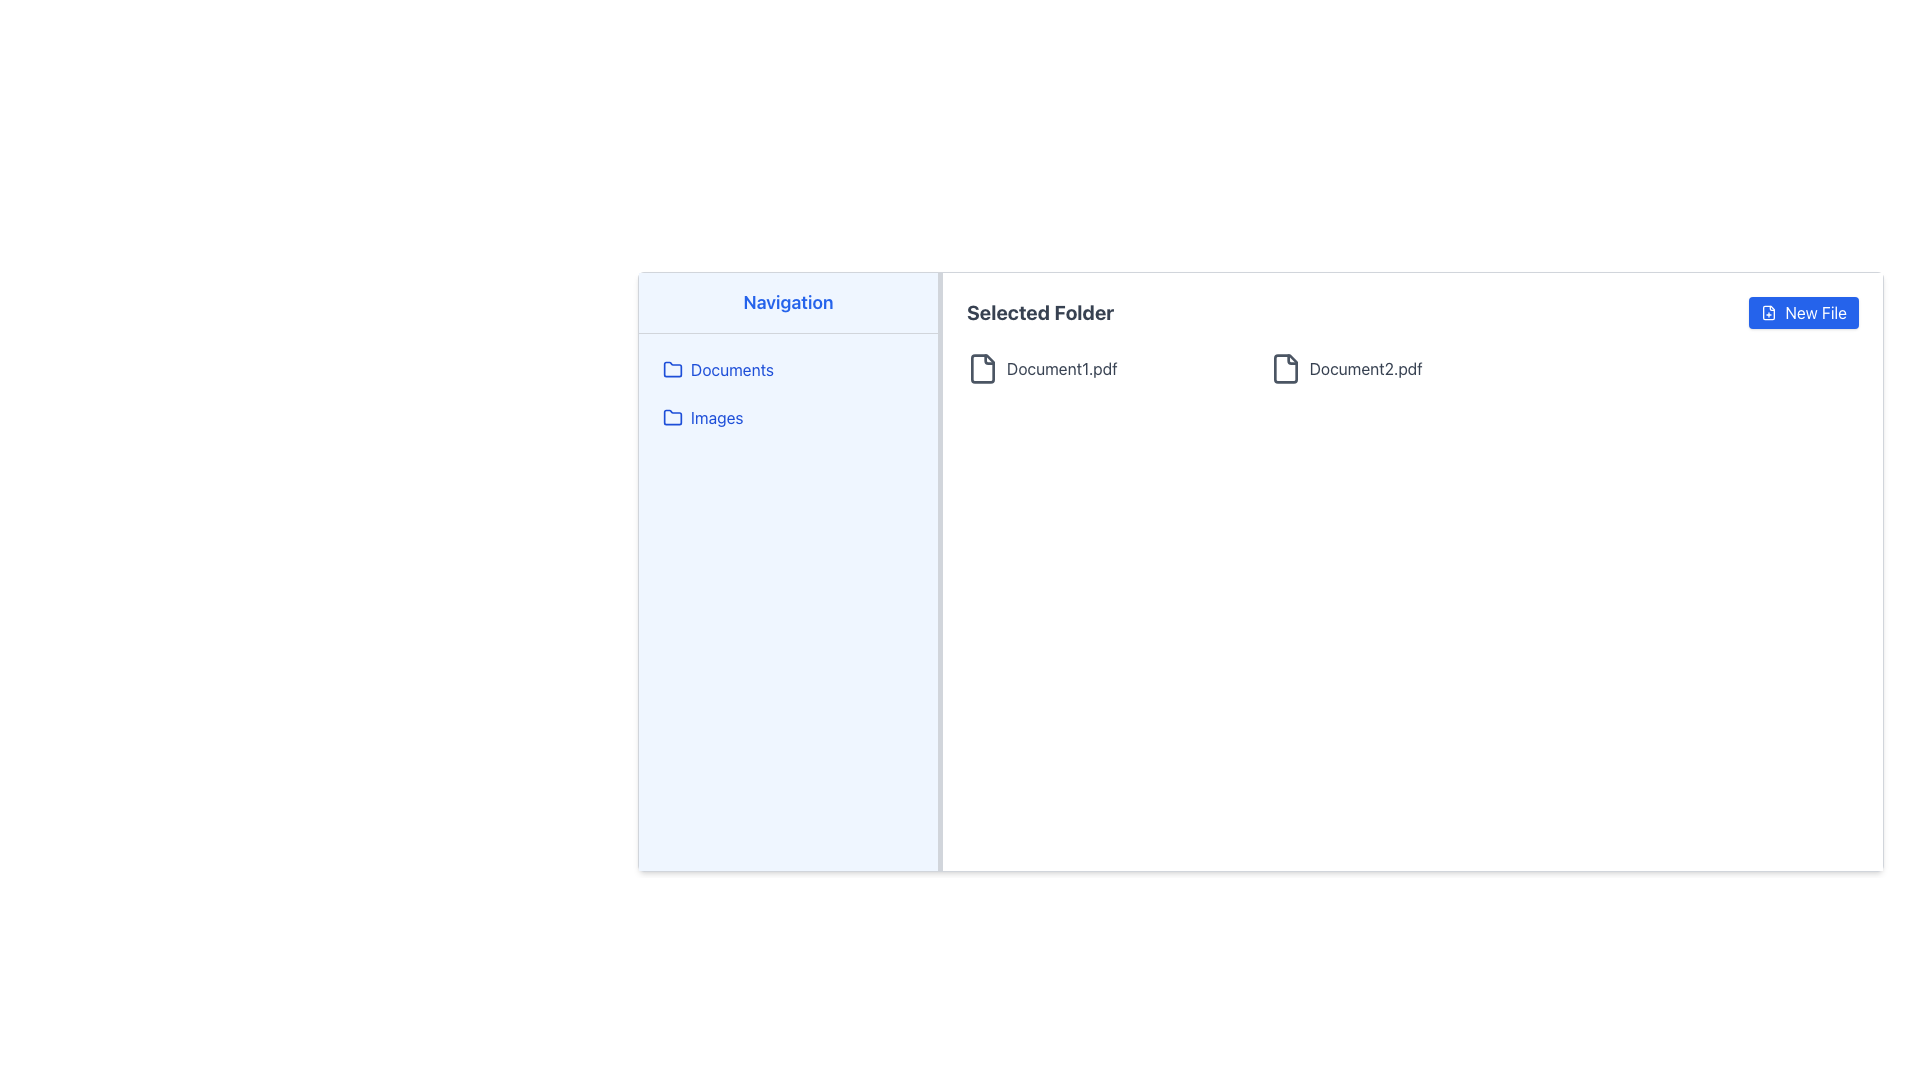 This screenshot has width=1920, height=1080. I want to click on text of the 'New File' text label which is part of a blue button with rounded corners, located at the top-right corner of the interface, so click(1816, 312).